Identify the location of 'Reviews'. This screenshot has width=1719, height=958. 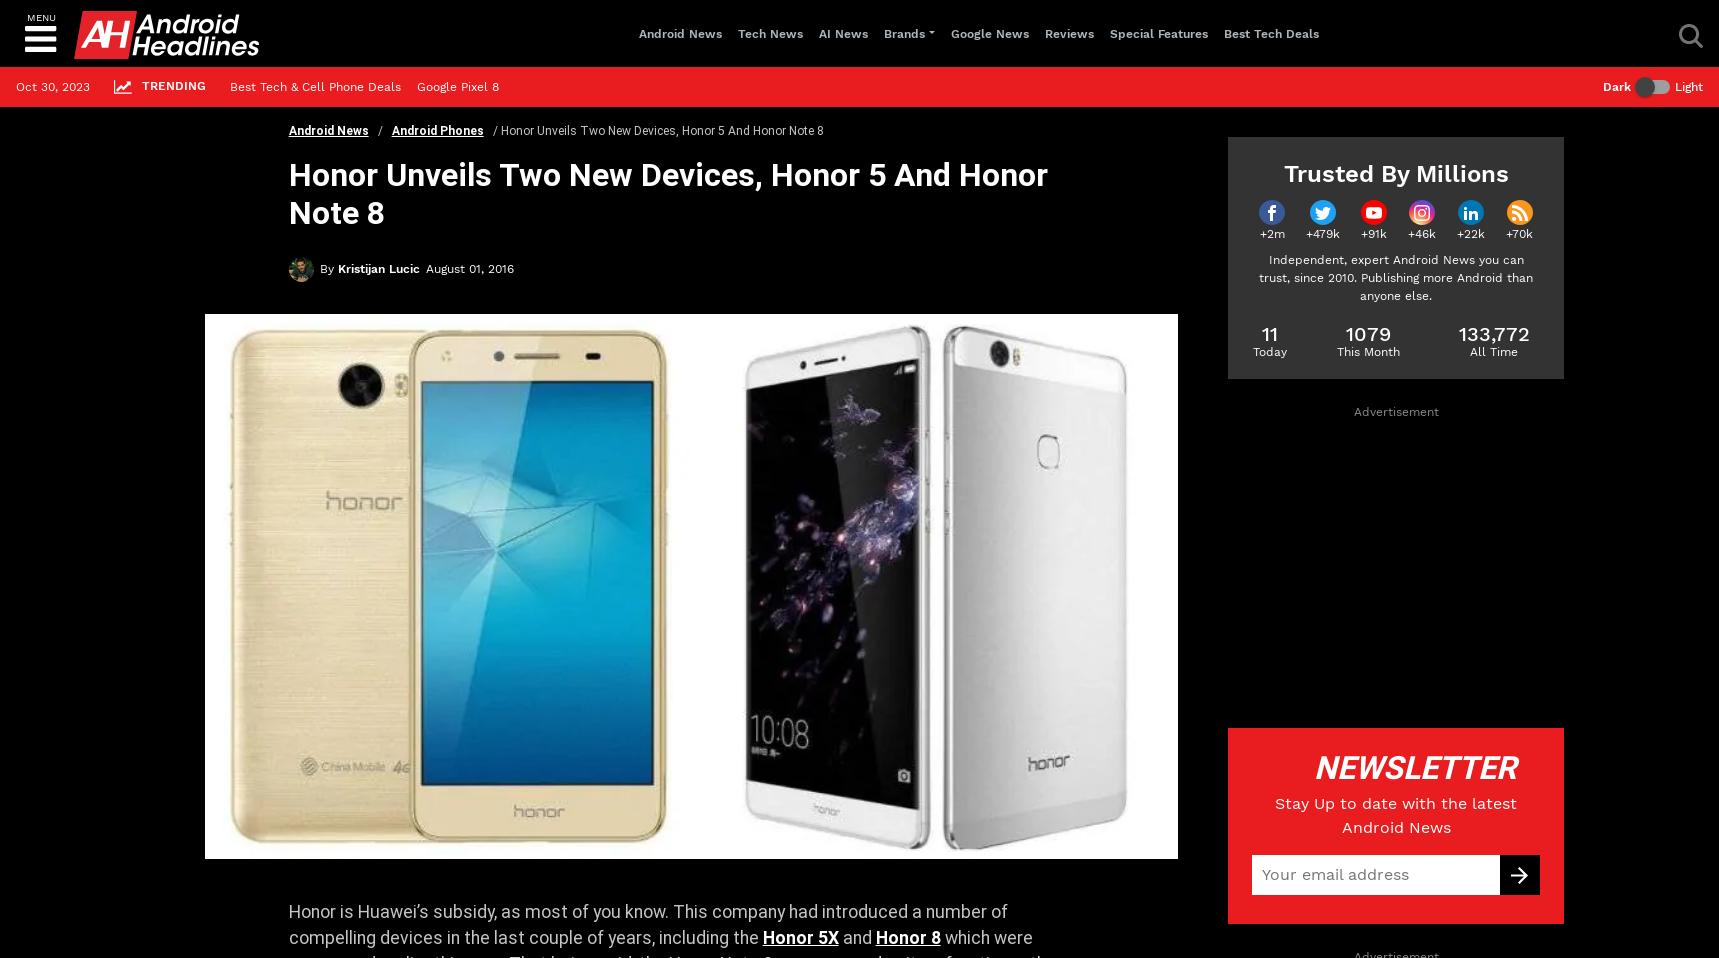
(1068, 31).